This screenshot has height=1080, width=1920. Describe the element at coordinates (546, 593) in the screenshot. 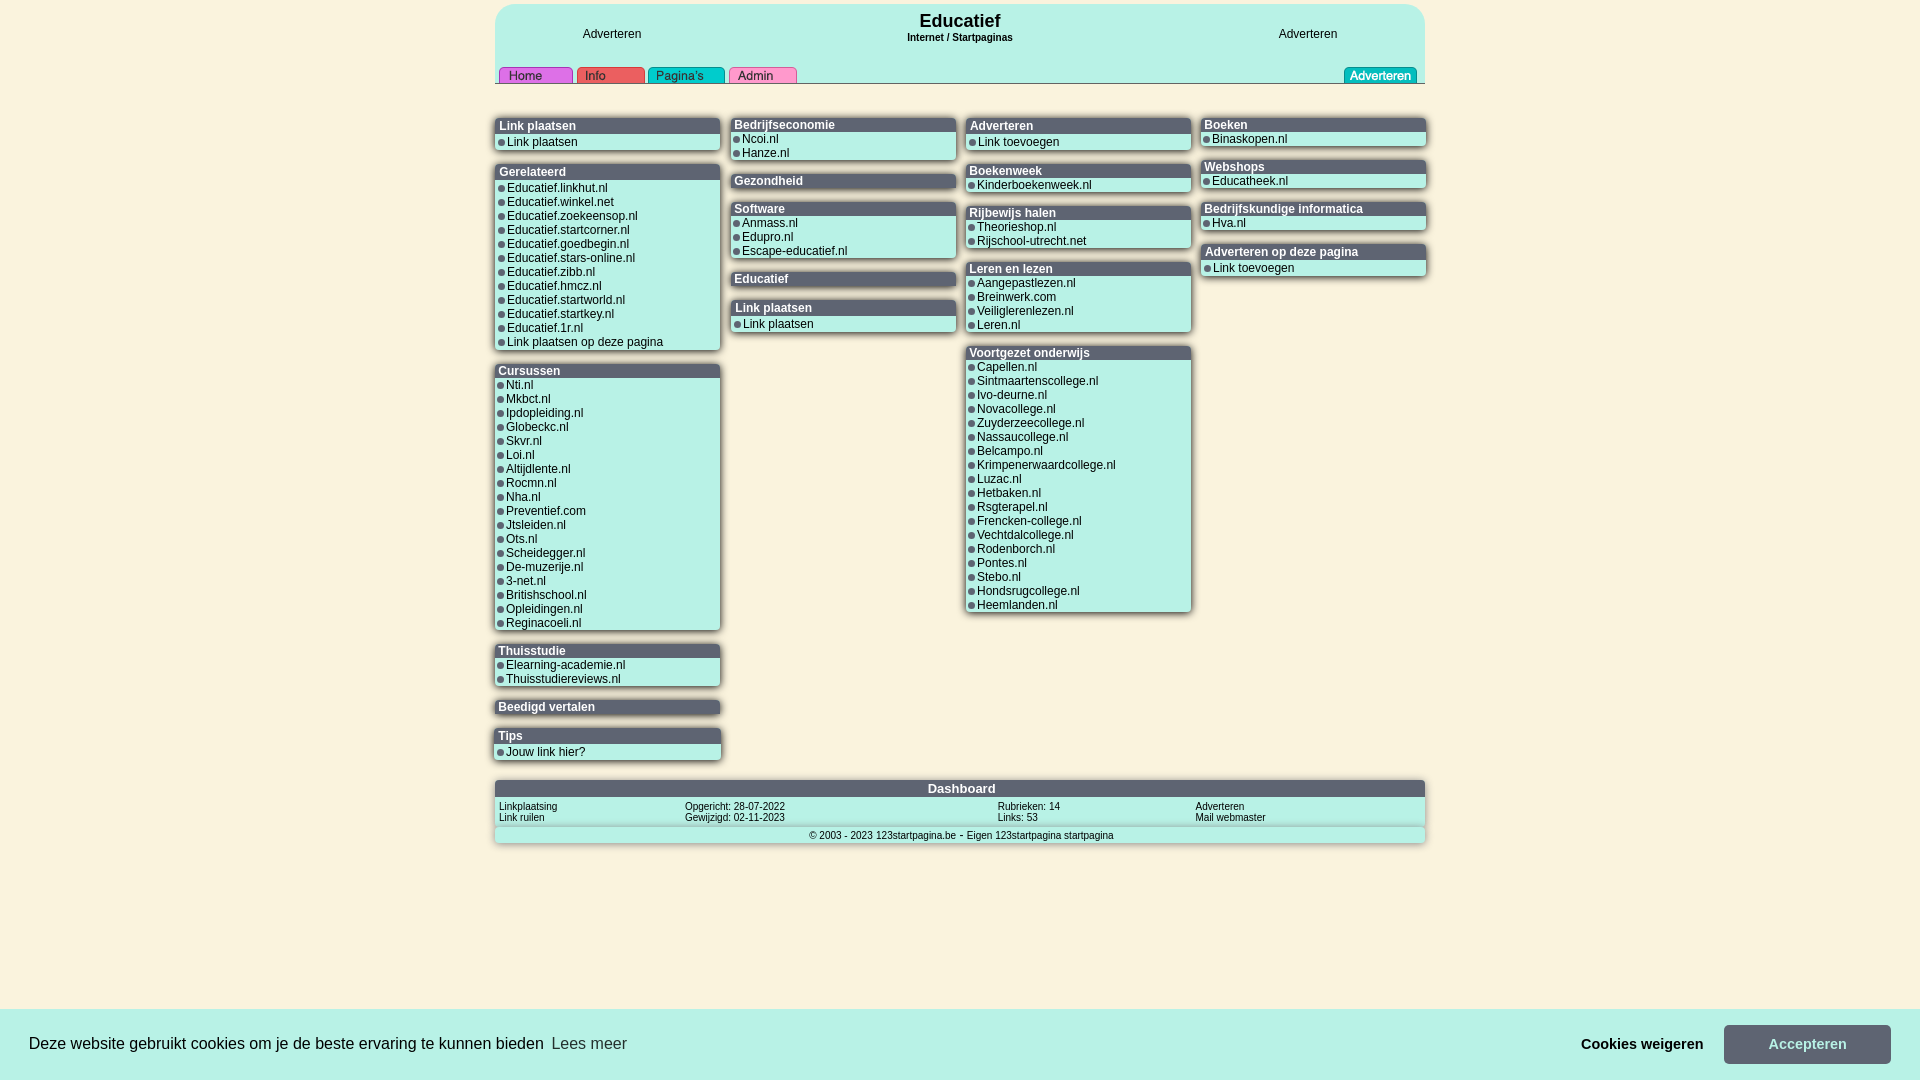

I see `'Britishschool.nl'` at that location.